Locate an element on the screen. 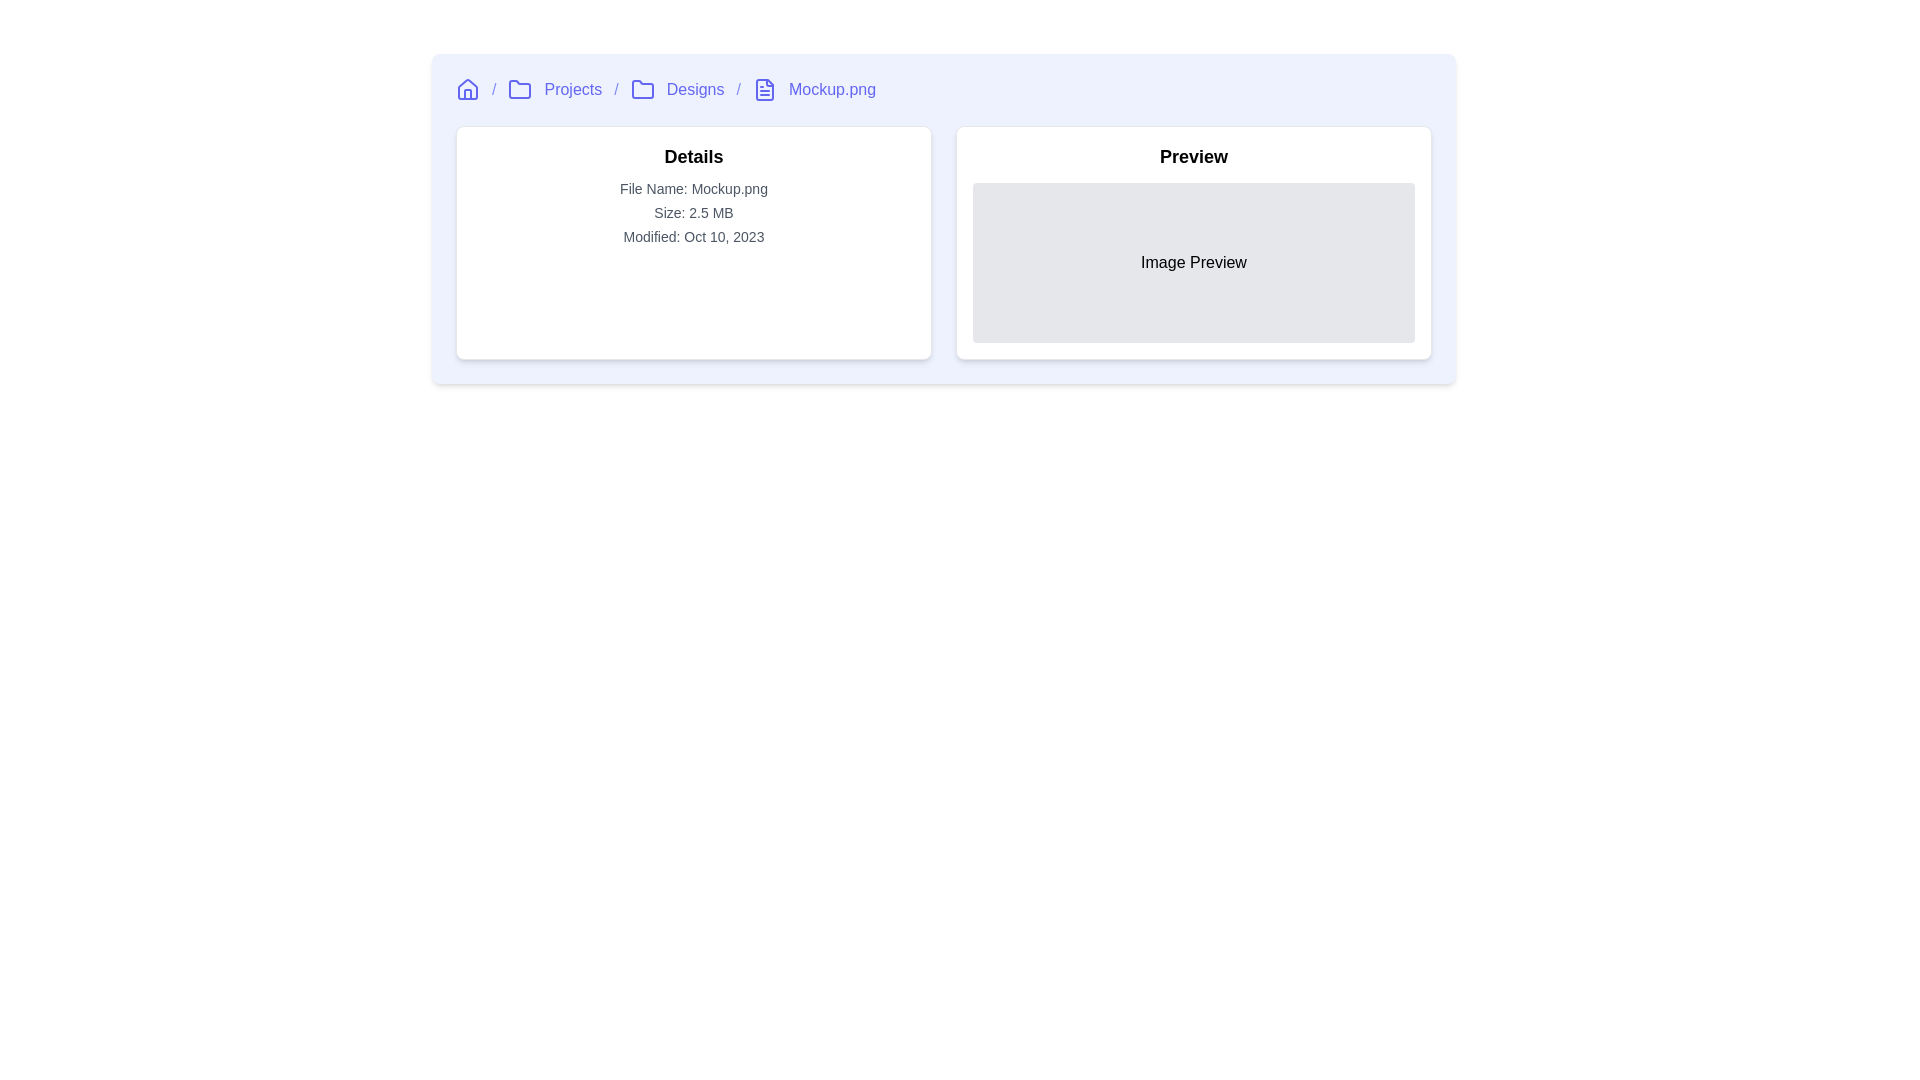  the 'Projects' text label in the breadcrumb navigation bar, which is styled in medium weight indigo-colored font and positioned between two '/' separators is located at coordinates (572, 88).